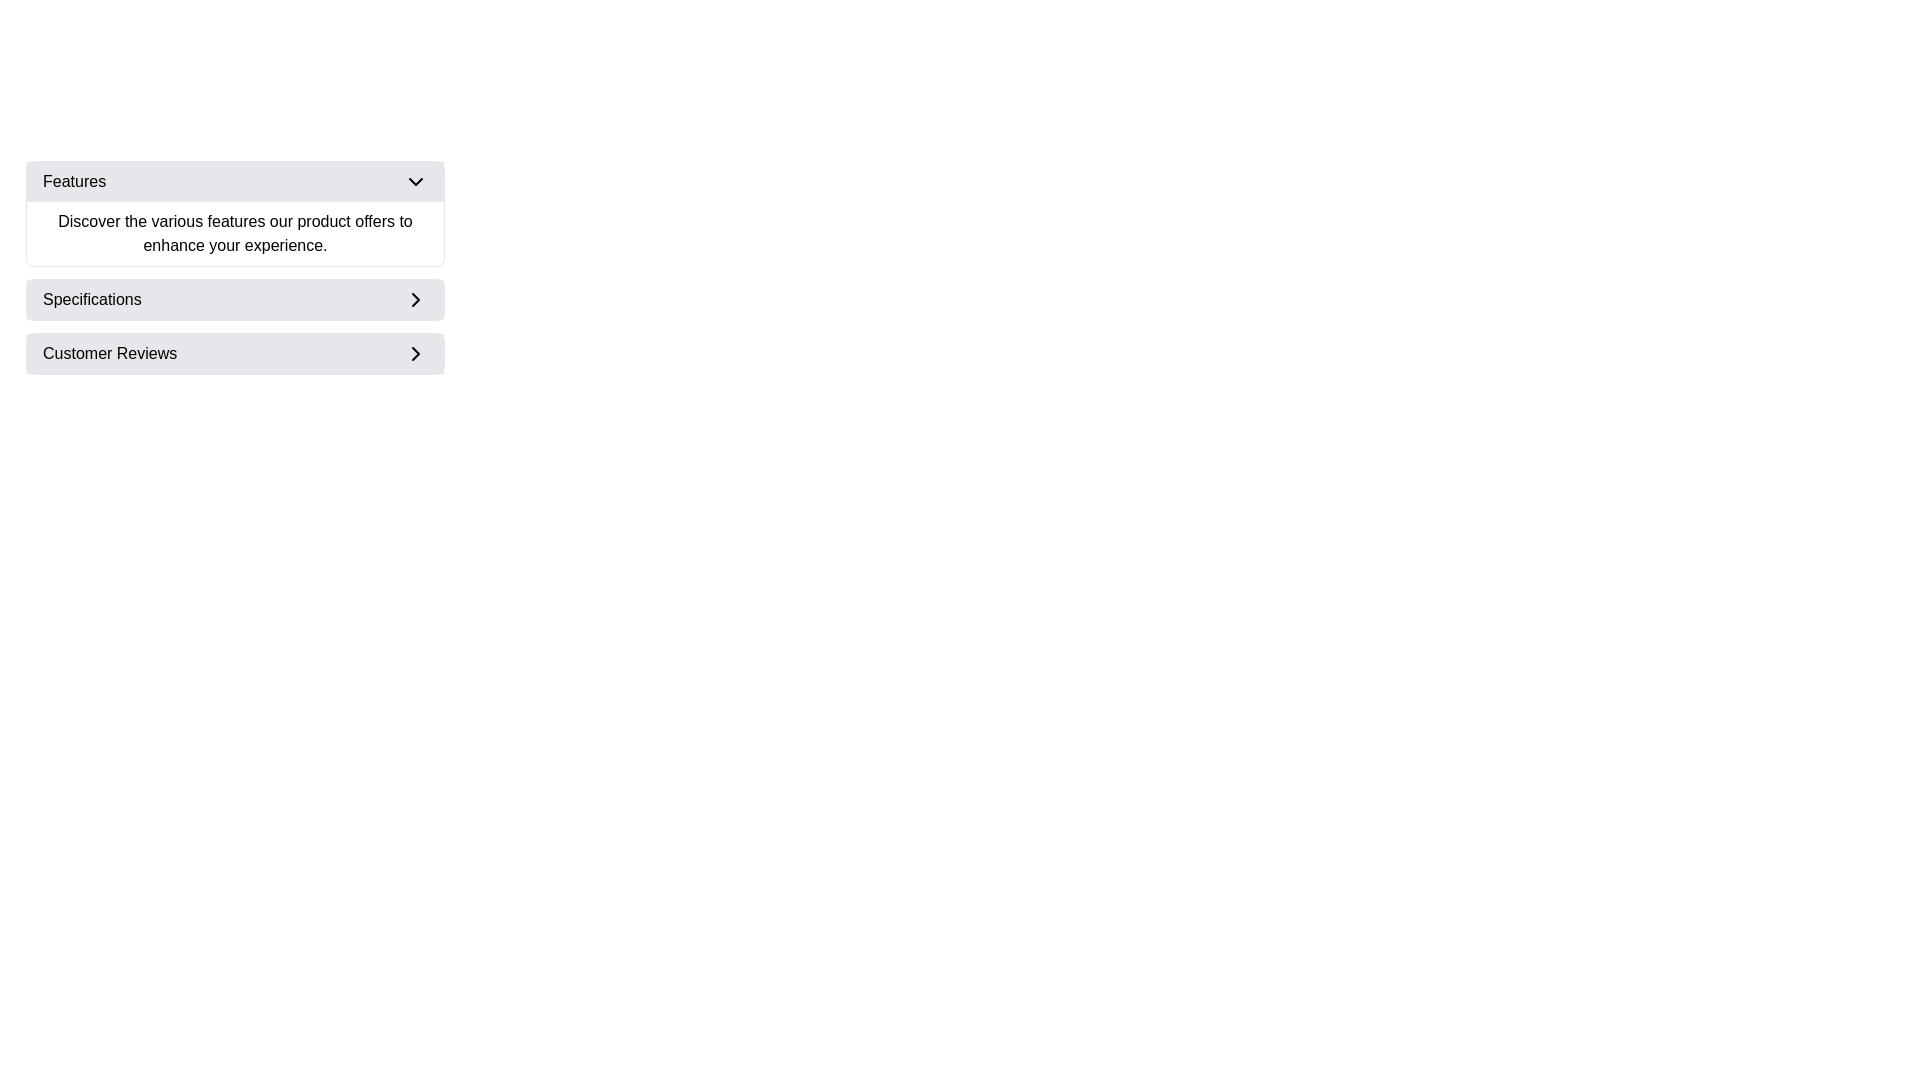 The image size is (1920, 1080). What do you see at coordinates (91, 300) in the screenshot?
I see `the 'Specifications' text label which is part of a clickable row in a vertically stacked menu` at bounding box center [91, 300].